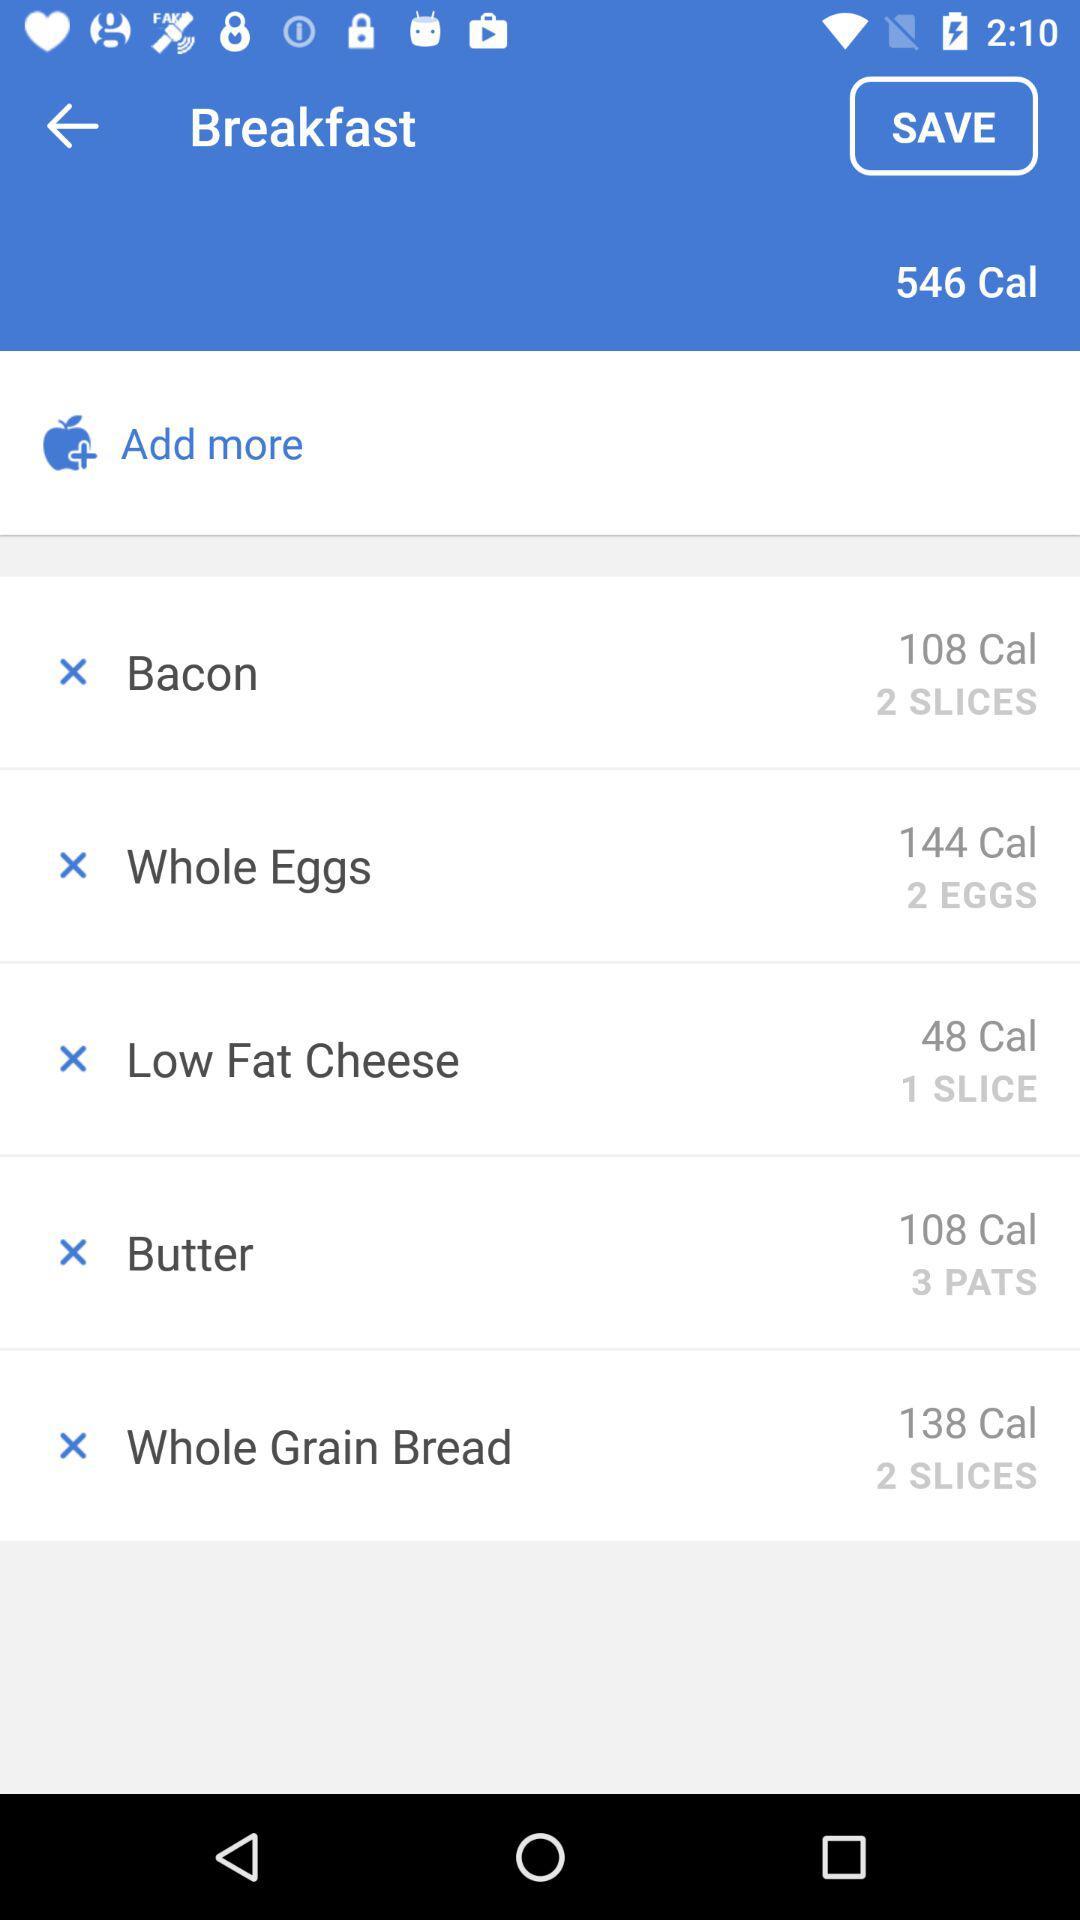  I want to click on delete item, so click(61, 865).